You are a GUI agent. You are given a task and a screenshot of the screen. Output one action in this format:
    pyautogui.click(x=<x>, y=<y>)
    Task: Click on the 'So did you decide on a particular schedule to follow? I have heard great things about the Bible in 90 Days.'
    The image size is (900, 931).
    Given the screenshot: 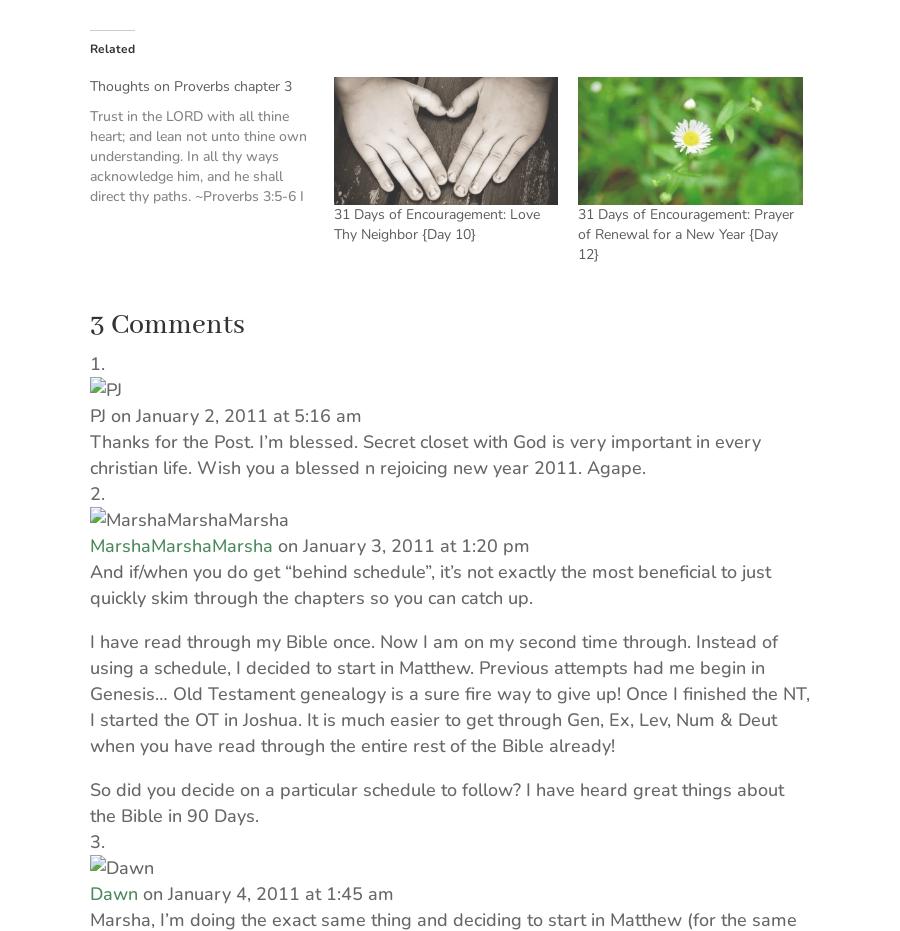 What is the action you would take?
    pyautogui.click(x=437, y=801)
    